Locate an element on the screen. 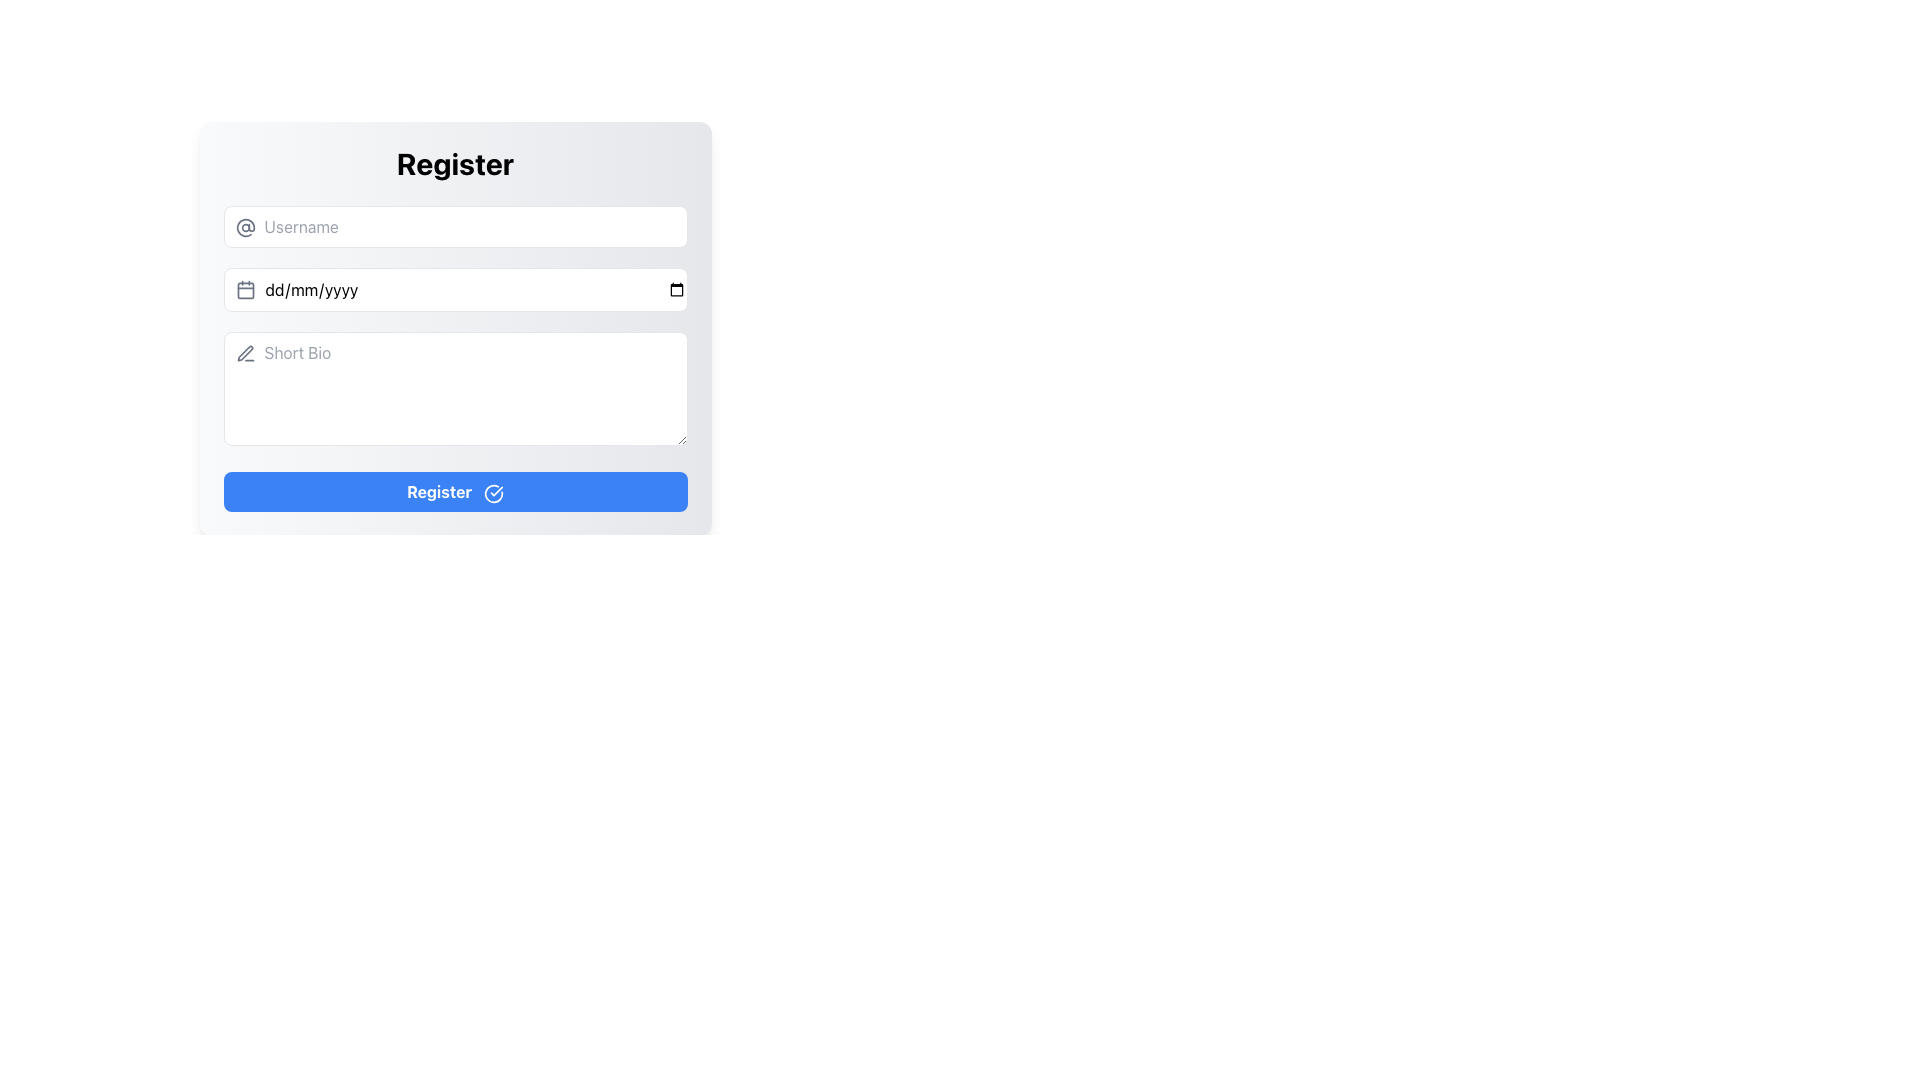 The height and width of the screenshot is (1080, 1920). the submit button located at the bottom of the registration form is located at coordinates (454, 492).